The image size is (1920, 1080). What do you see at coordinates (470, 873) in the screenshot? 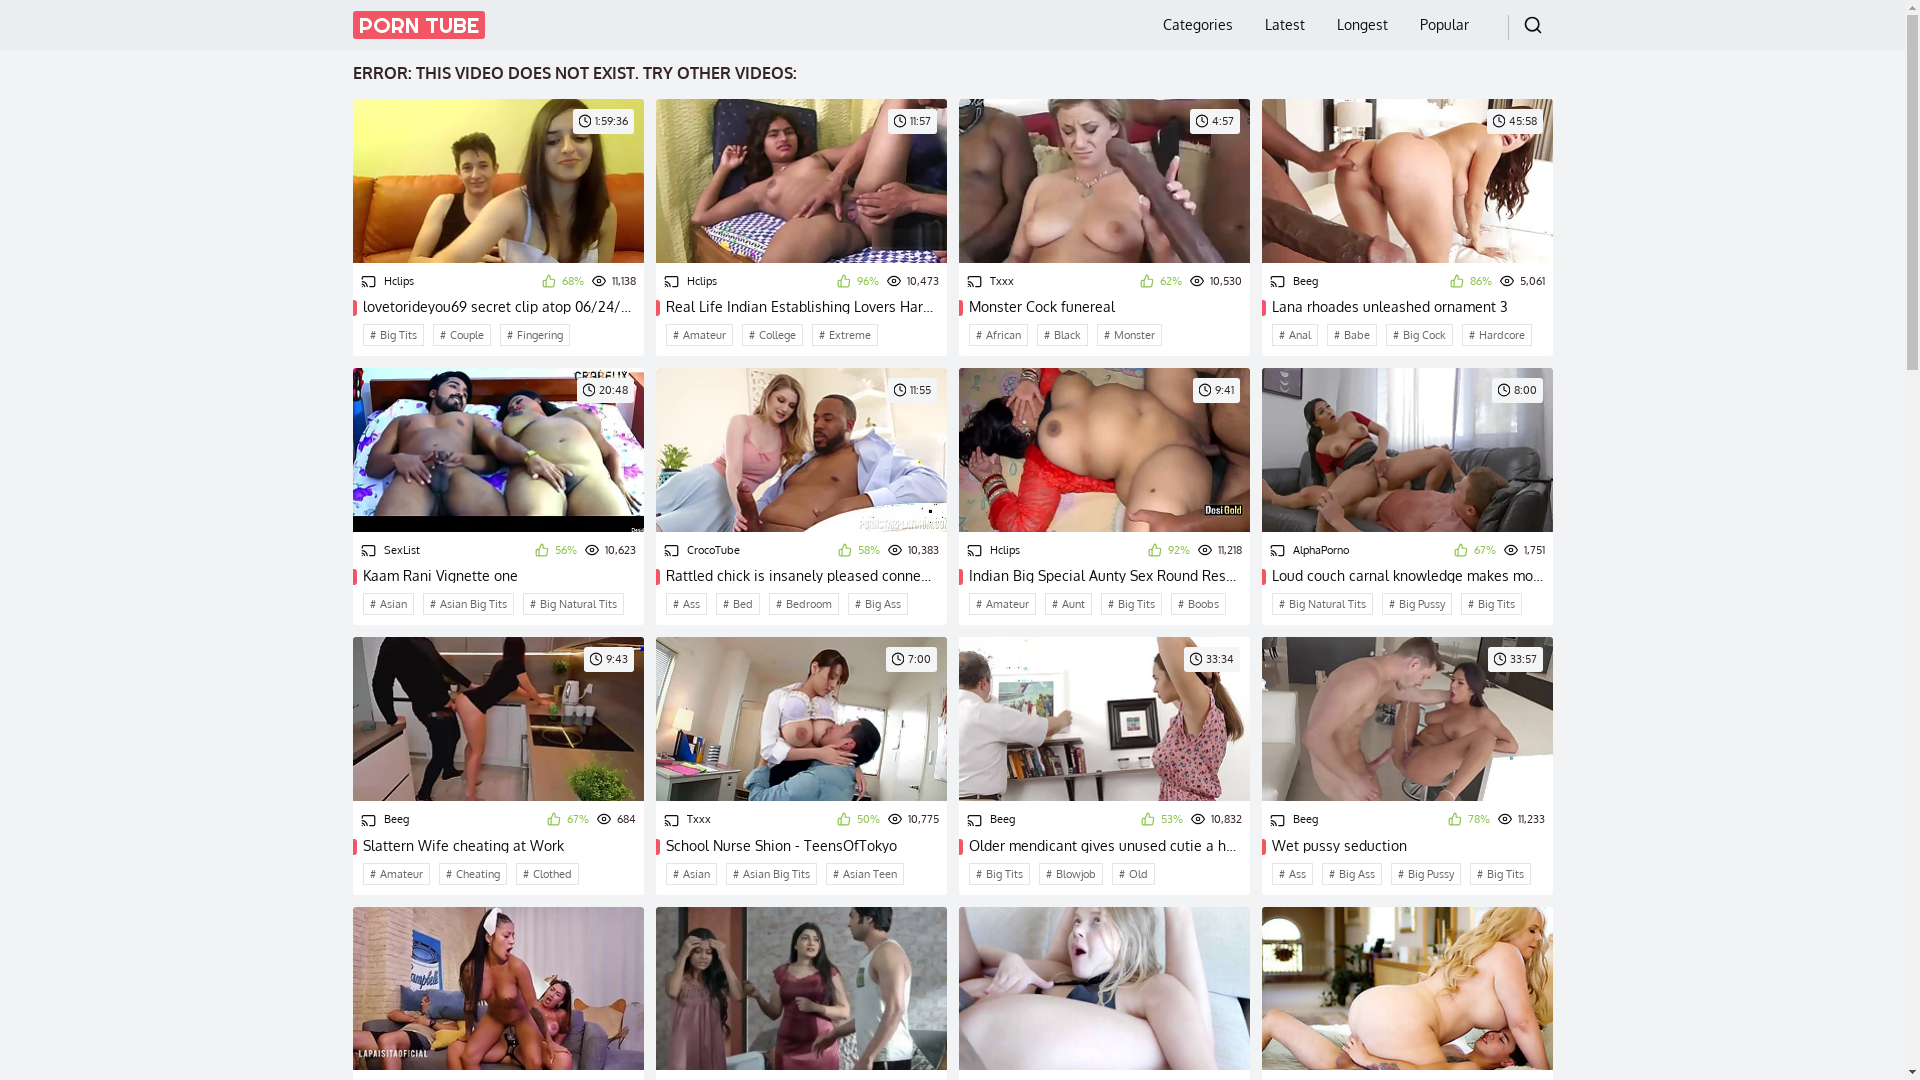
I see `'Cheating'` at bounding box center [470, 873].